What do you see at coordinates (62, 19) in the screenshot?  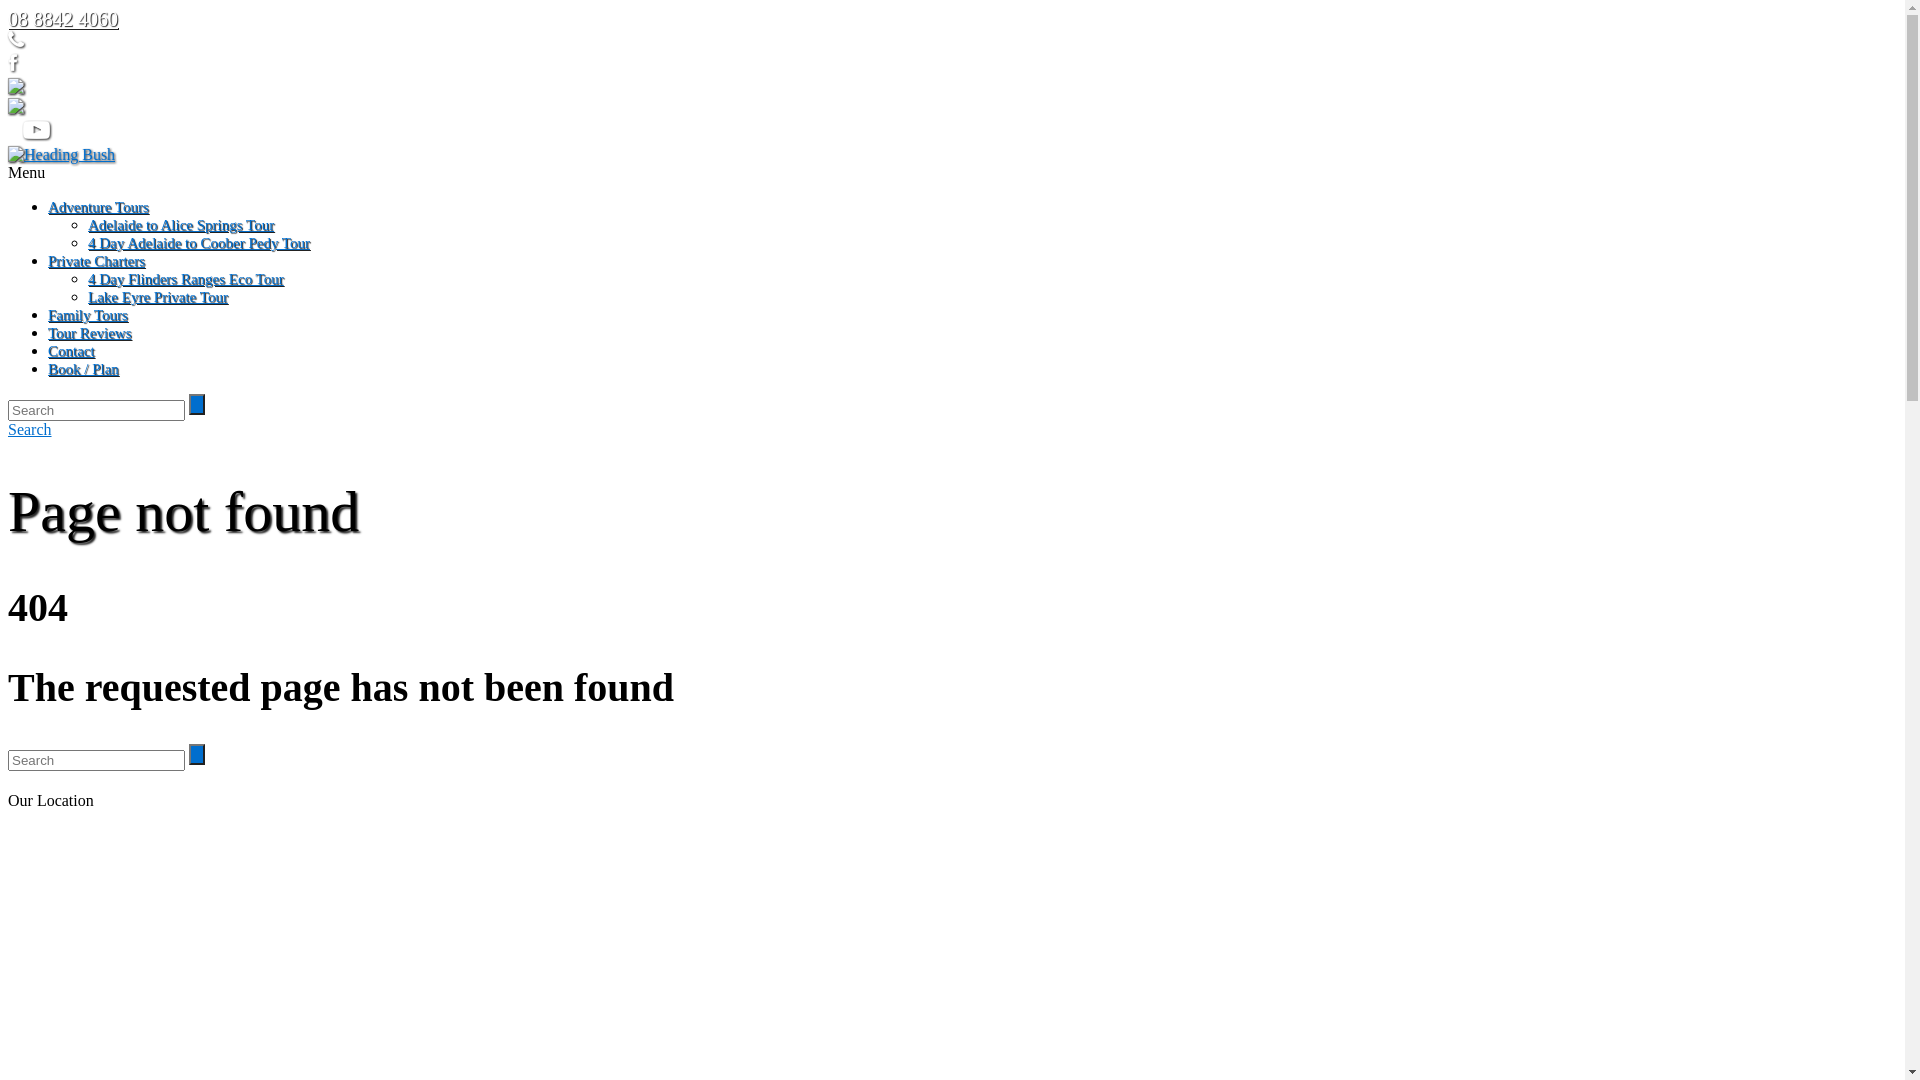 I see `'08 8842 4060'` at bounding box center [62, 19].